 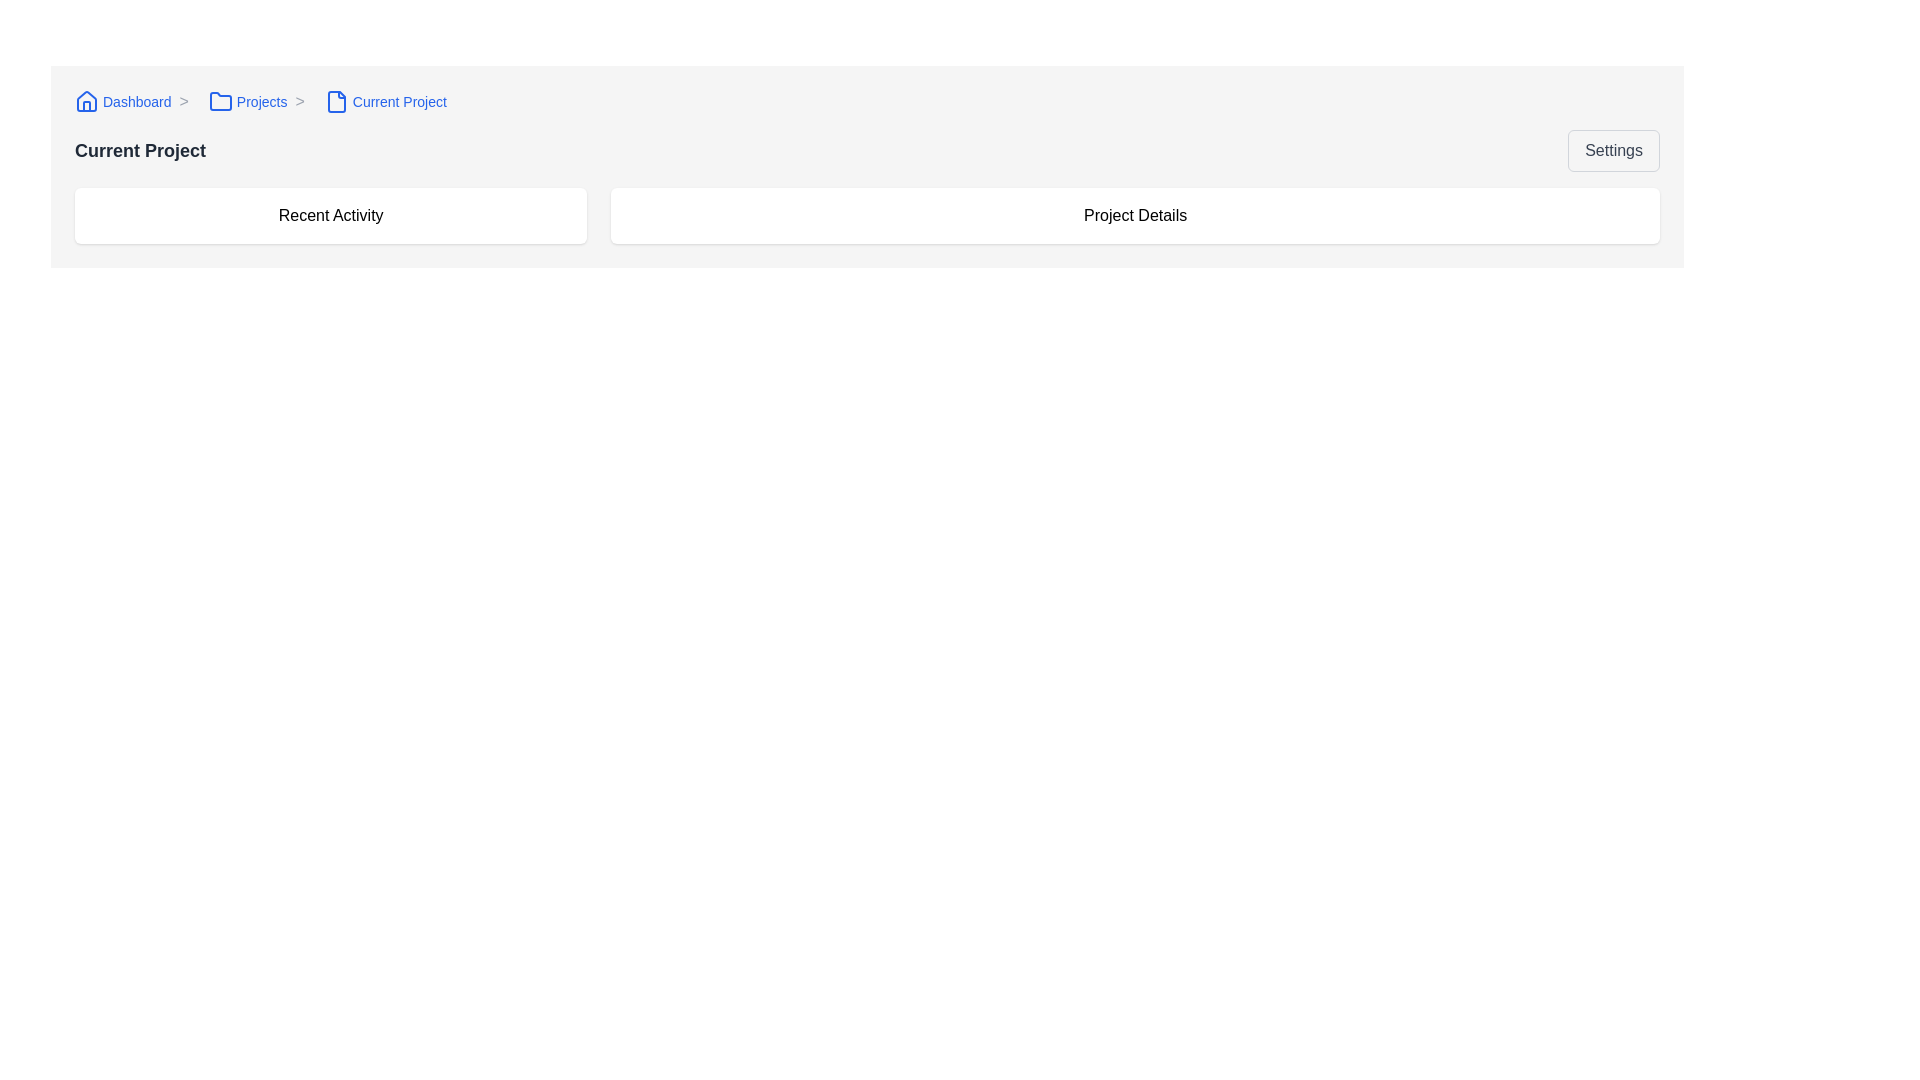 I want to click on the hyperlinked text for the 'Current Project' page in the breadcrumb navigation bar, so click(x=385, y=101).